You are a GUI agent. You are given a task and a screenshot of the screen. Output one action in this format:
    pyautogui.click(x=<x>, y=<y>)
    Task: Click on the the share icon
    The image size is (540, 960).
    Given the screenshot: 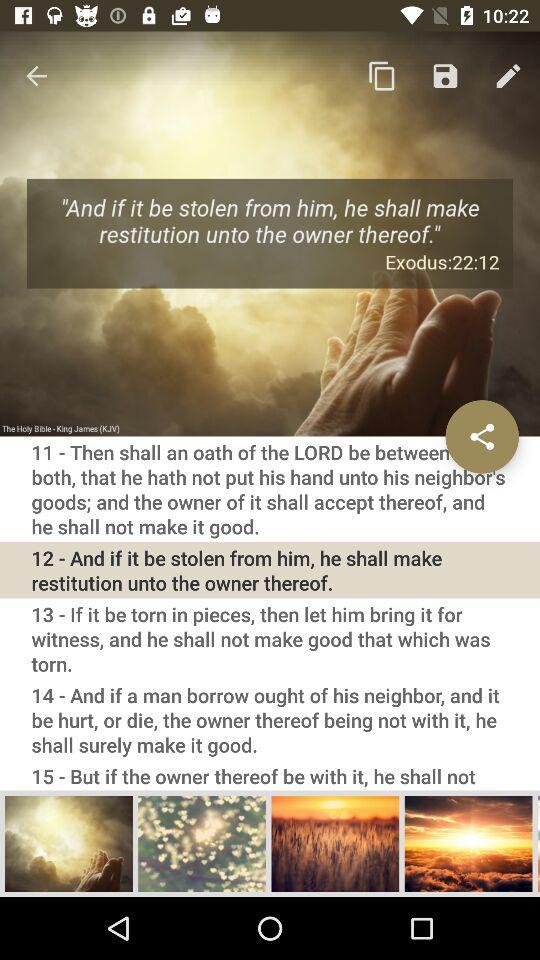 What is the action you would take?
    pyautogui.click(x=481, y=436)
    